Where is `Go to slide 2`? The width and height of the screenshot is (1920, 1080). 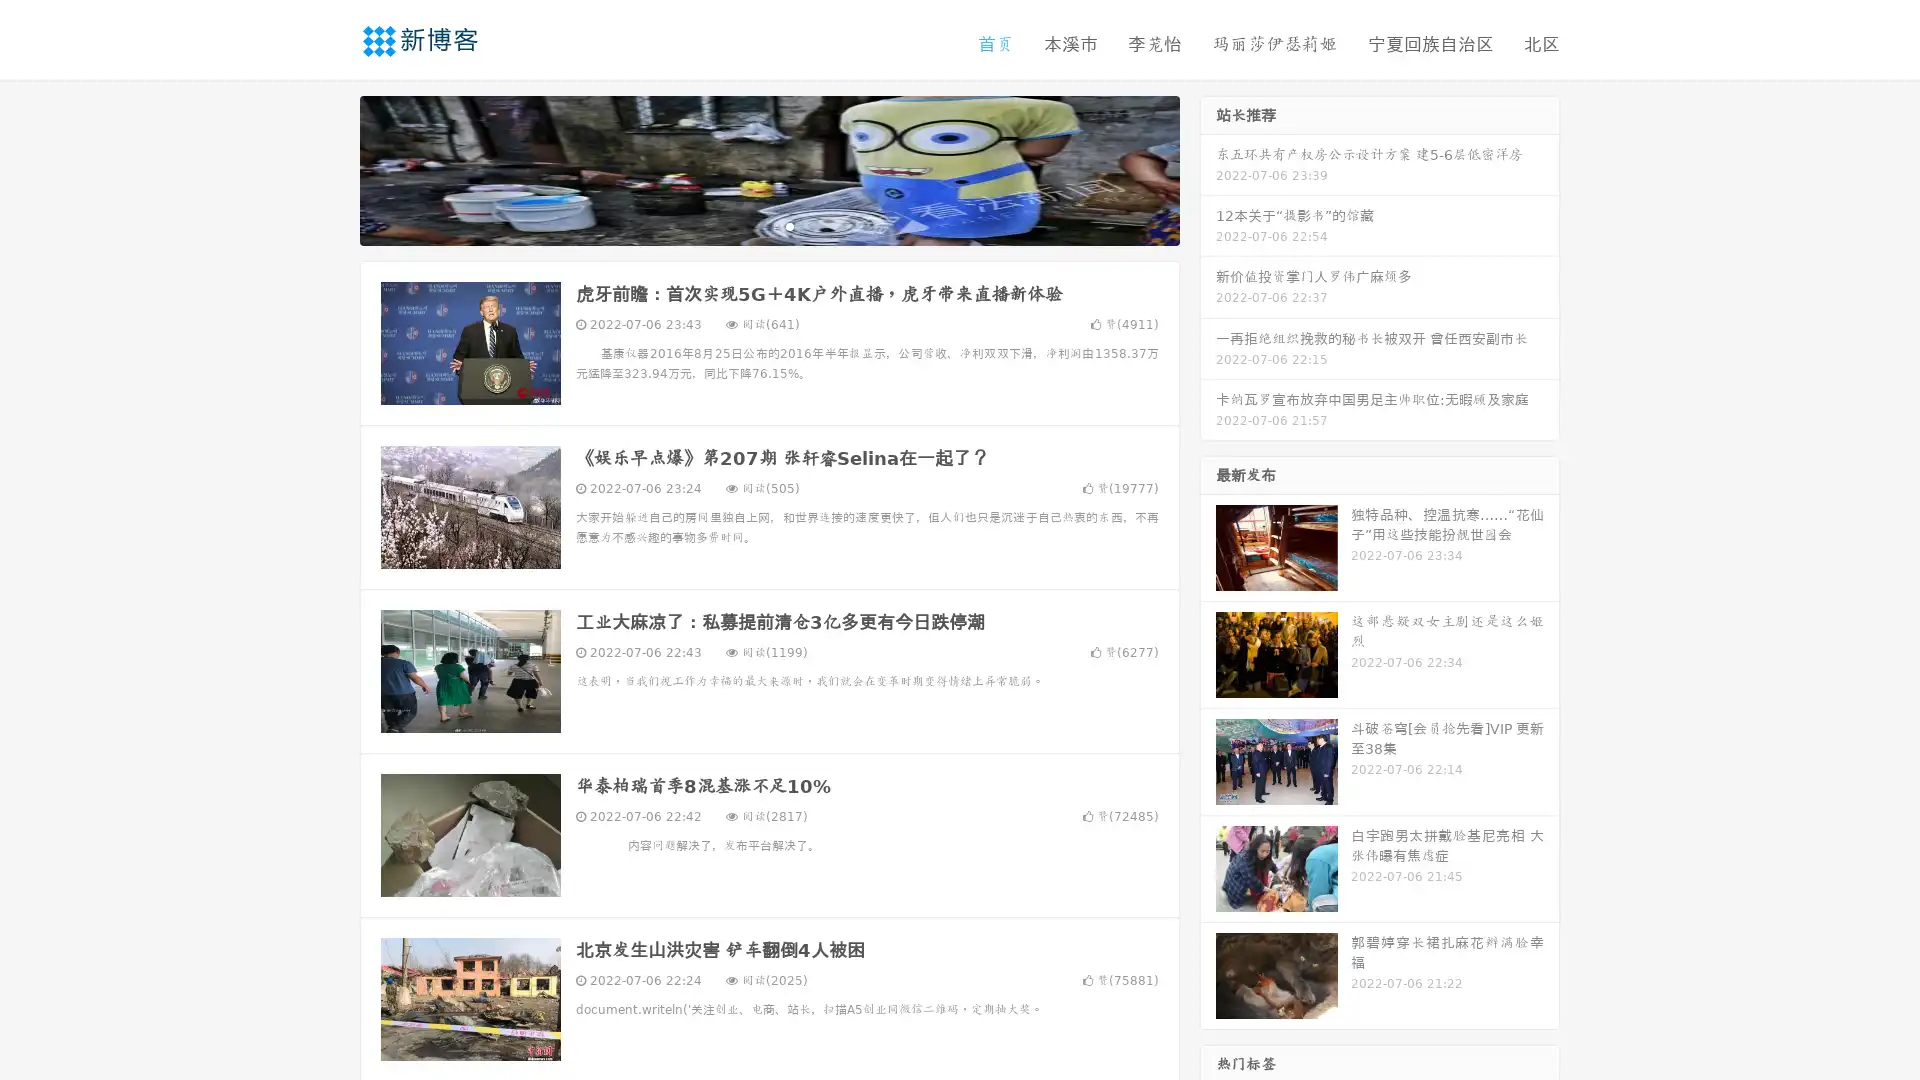
Go to slide 2 is located at coordinates (768, 225).